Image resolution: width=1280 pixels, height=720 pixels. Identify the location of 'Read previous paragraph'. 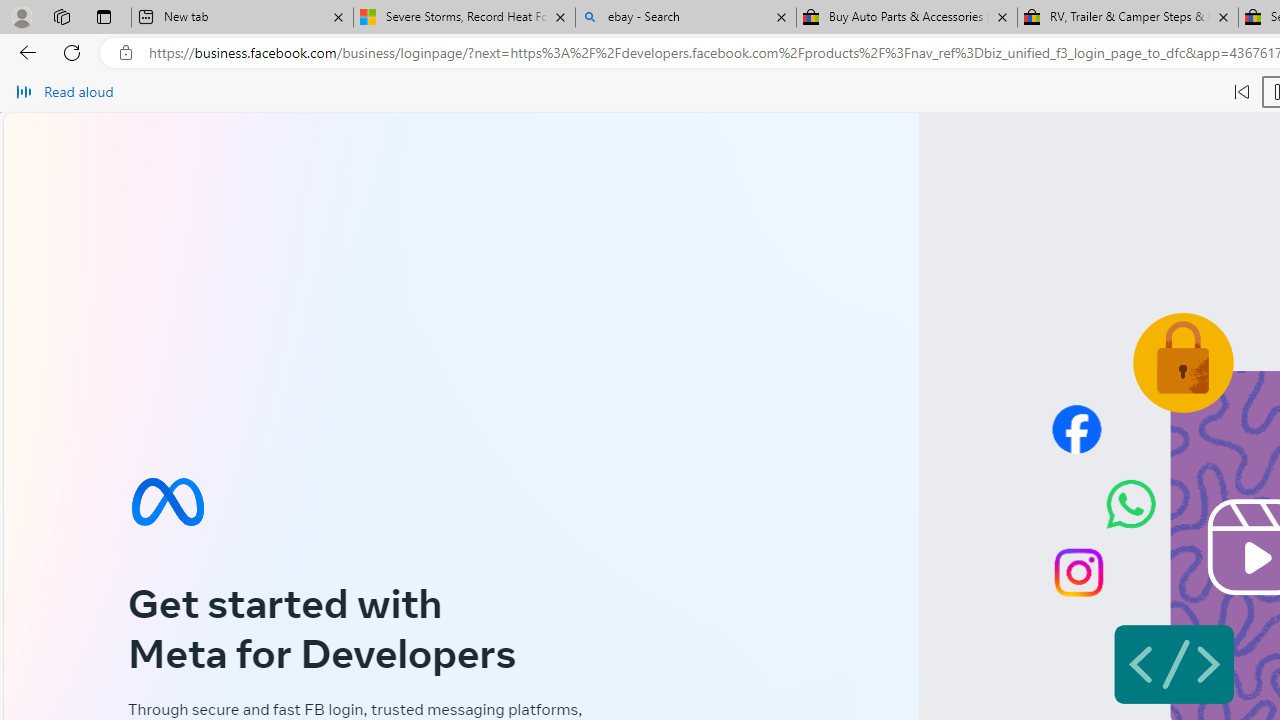
(1240, 92).